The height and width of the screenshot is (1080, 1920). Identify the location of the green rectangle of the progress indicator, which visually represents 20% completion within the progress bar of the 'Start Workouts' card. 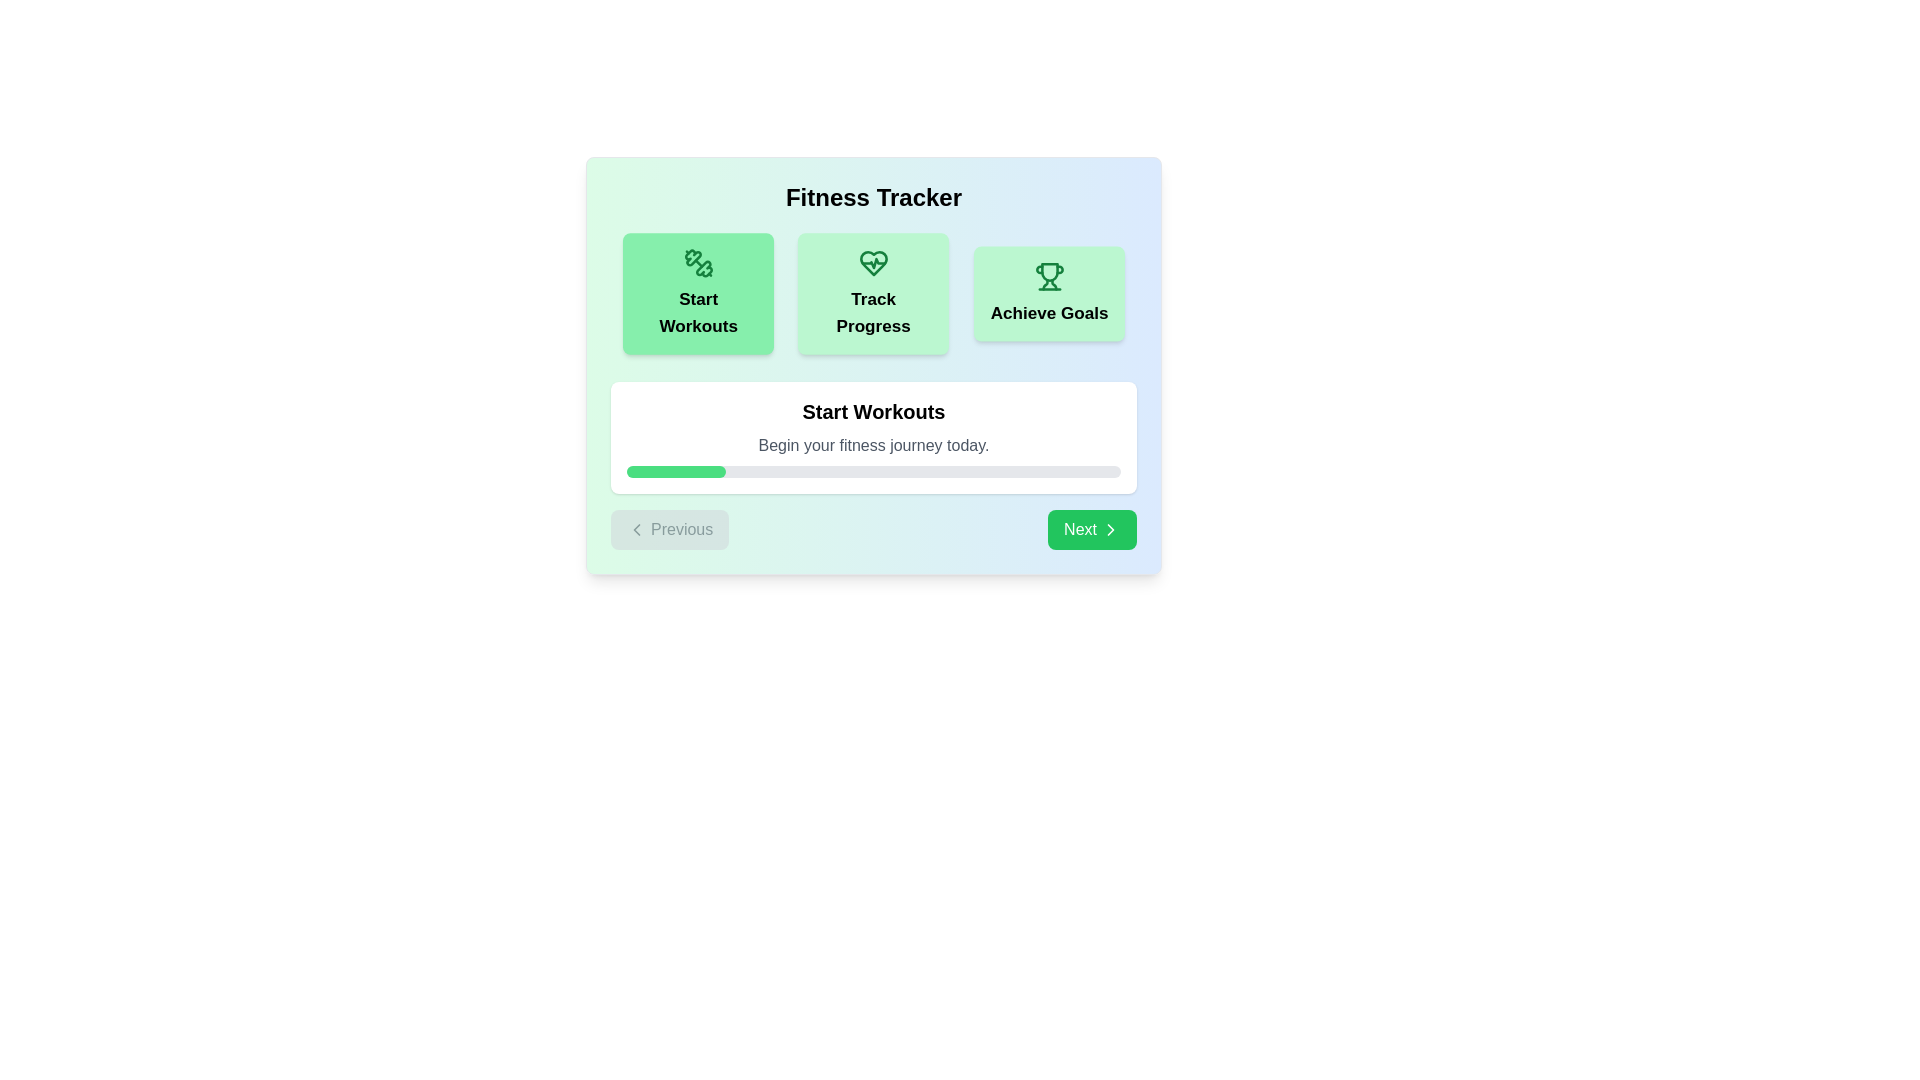
(676, 471).